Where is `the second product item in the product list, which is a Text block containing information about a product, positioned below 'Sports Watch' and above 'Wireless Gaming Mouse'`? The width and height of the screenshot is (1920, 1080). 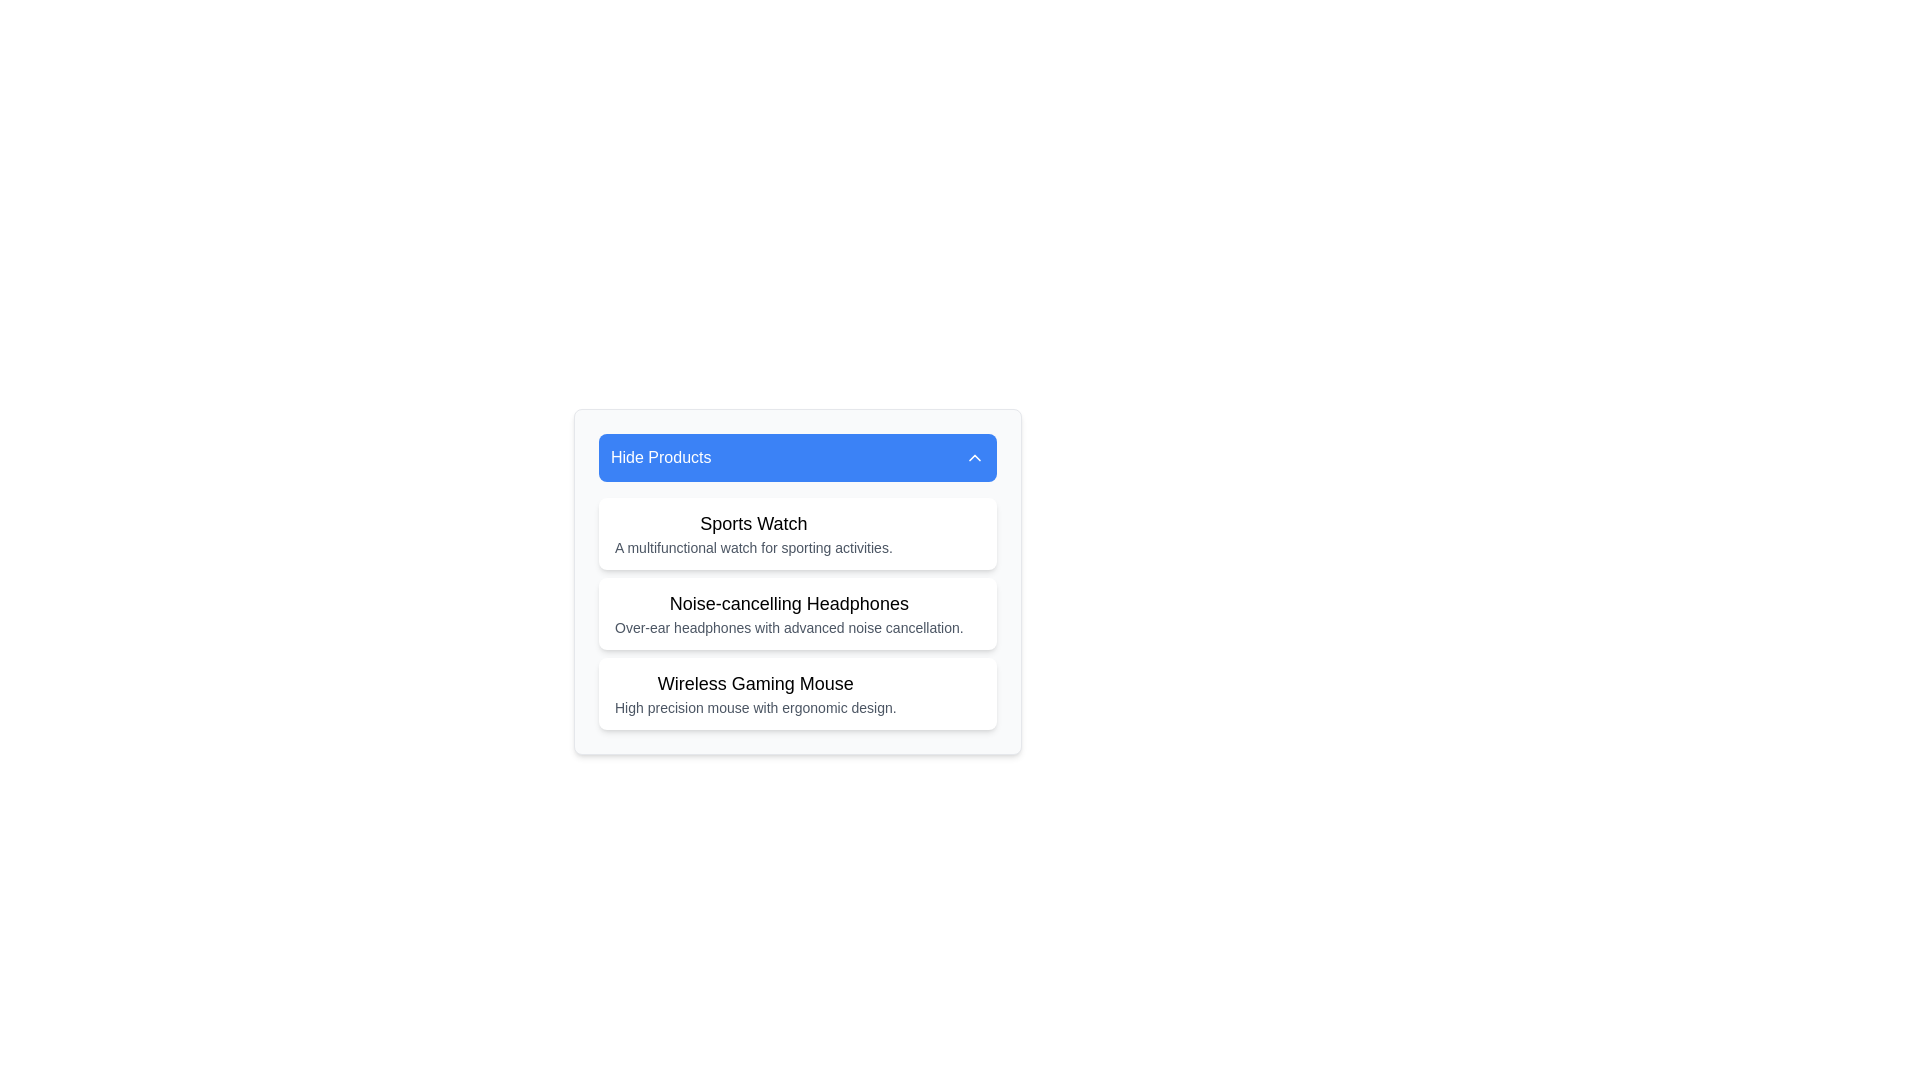 the second product item in the product list, which is a Text block containing information about a product, positioned below 'Sports Watch' and above 'Wireless Gaming Mouse' is located at coordinates (788, 612).